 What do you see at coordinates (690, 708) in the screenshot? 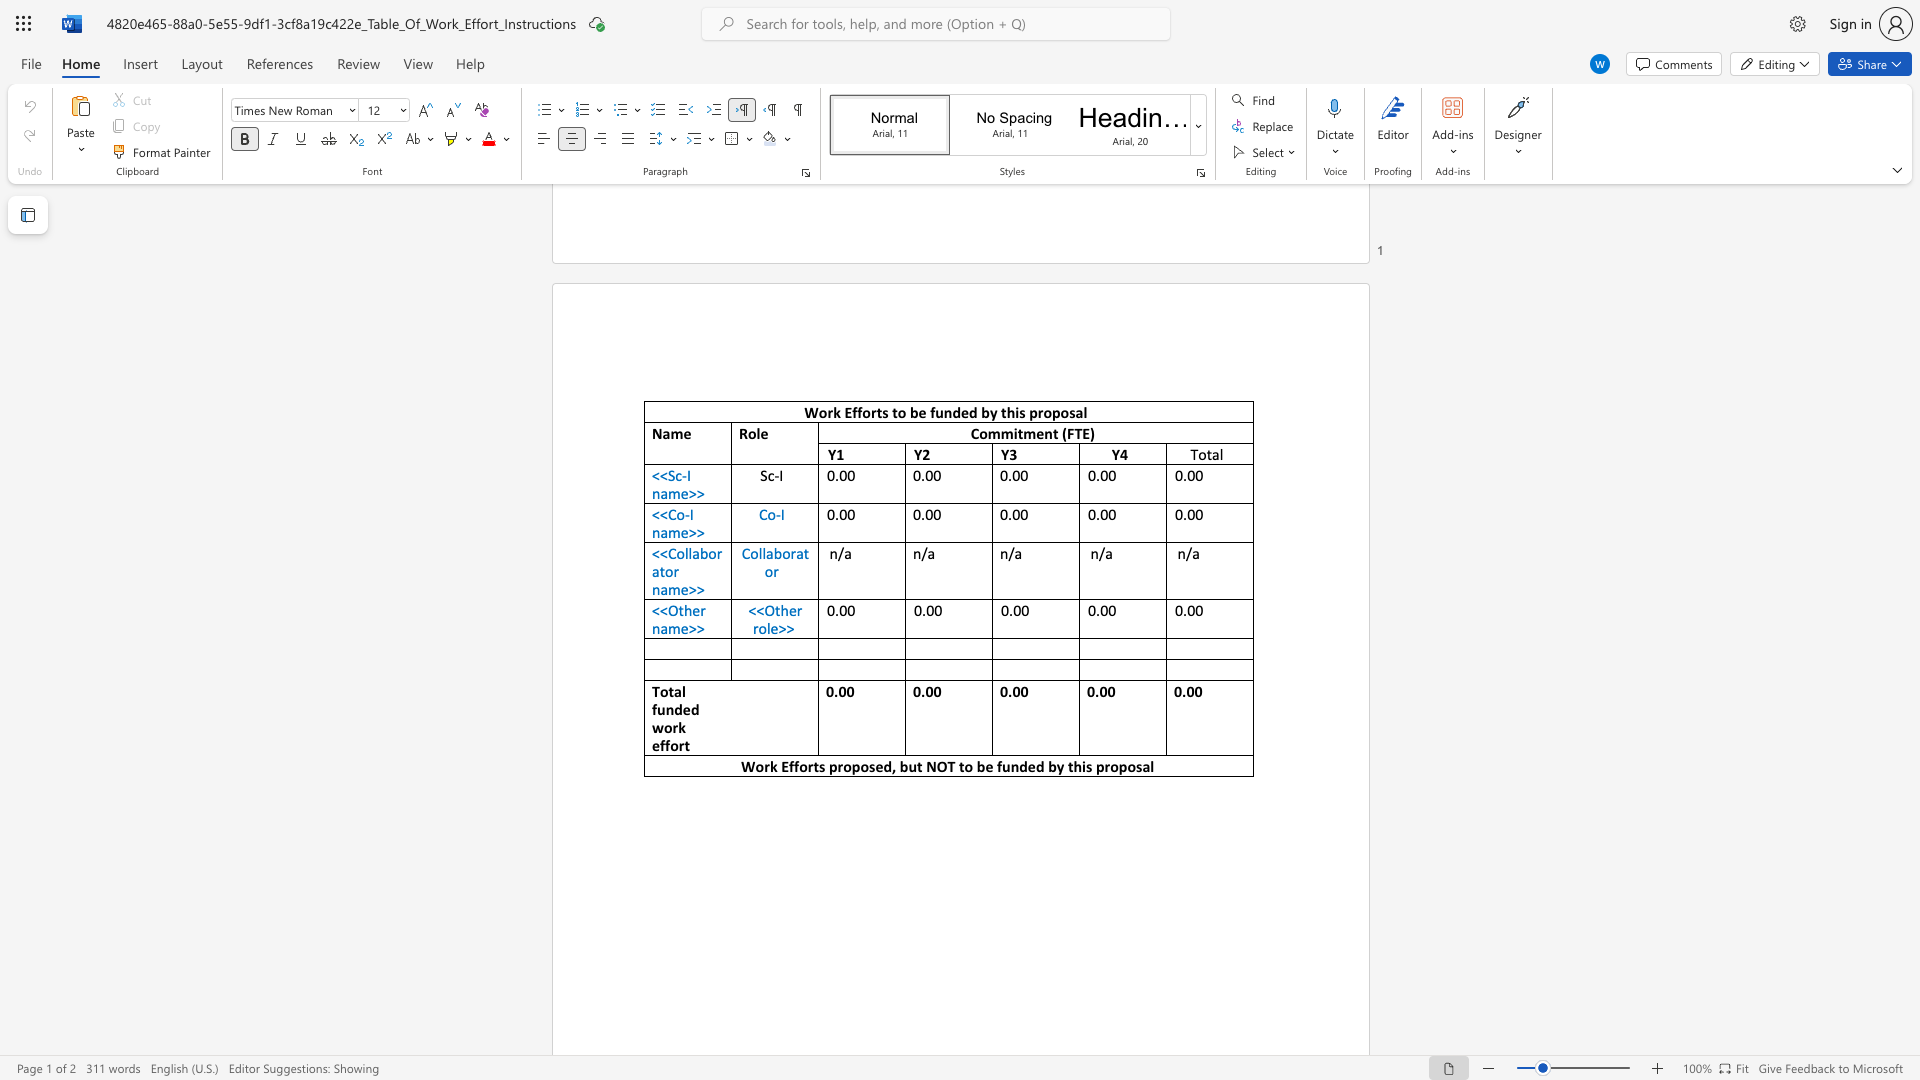
I see `the subset text "d work effo" within the text "Total funded work effort"` at bounding box center [690, 708].